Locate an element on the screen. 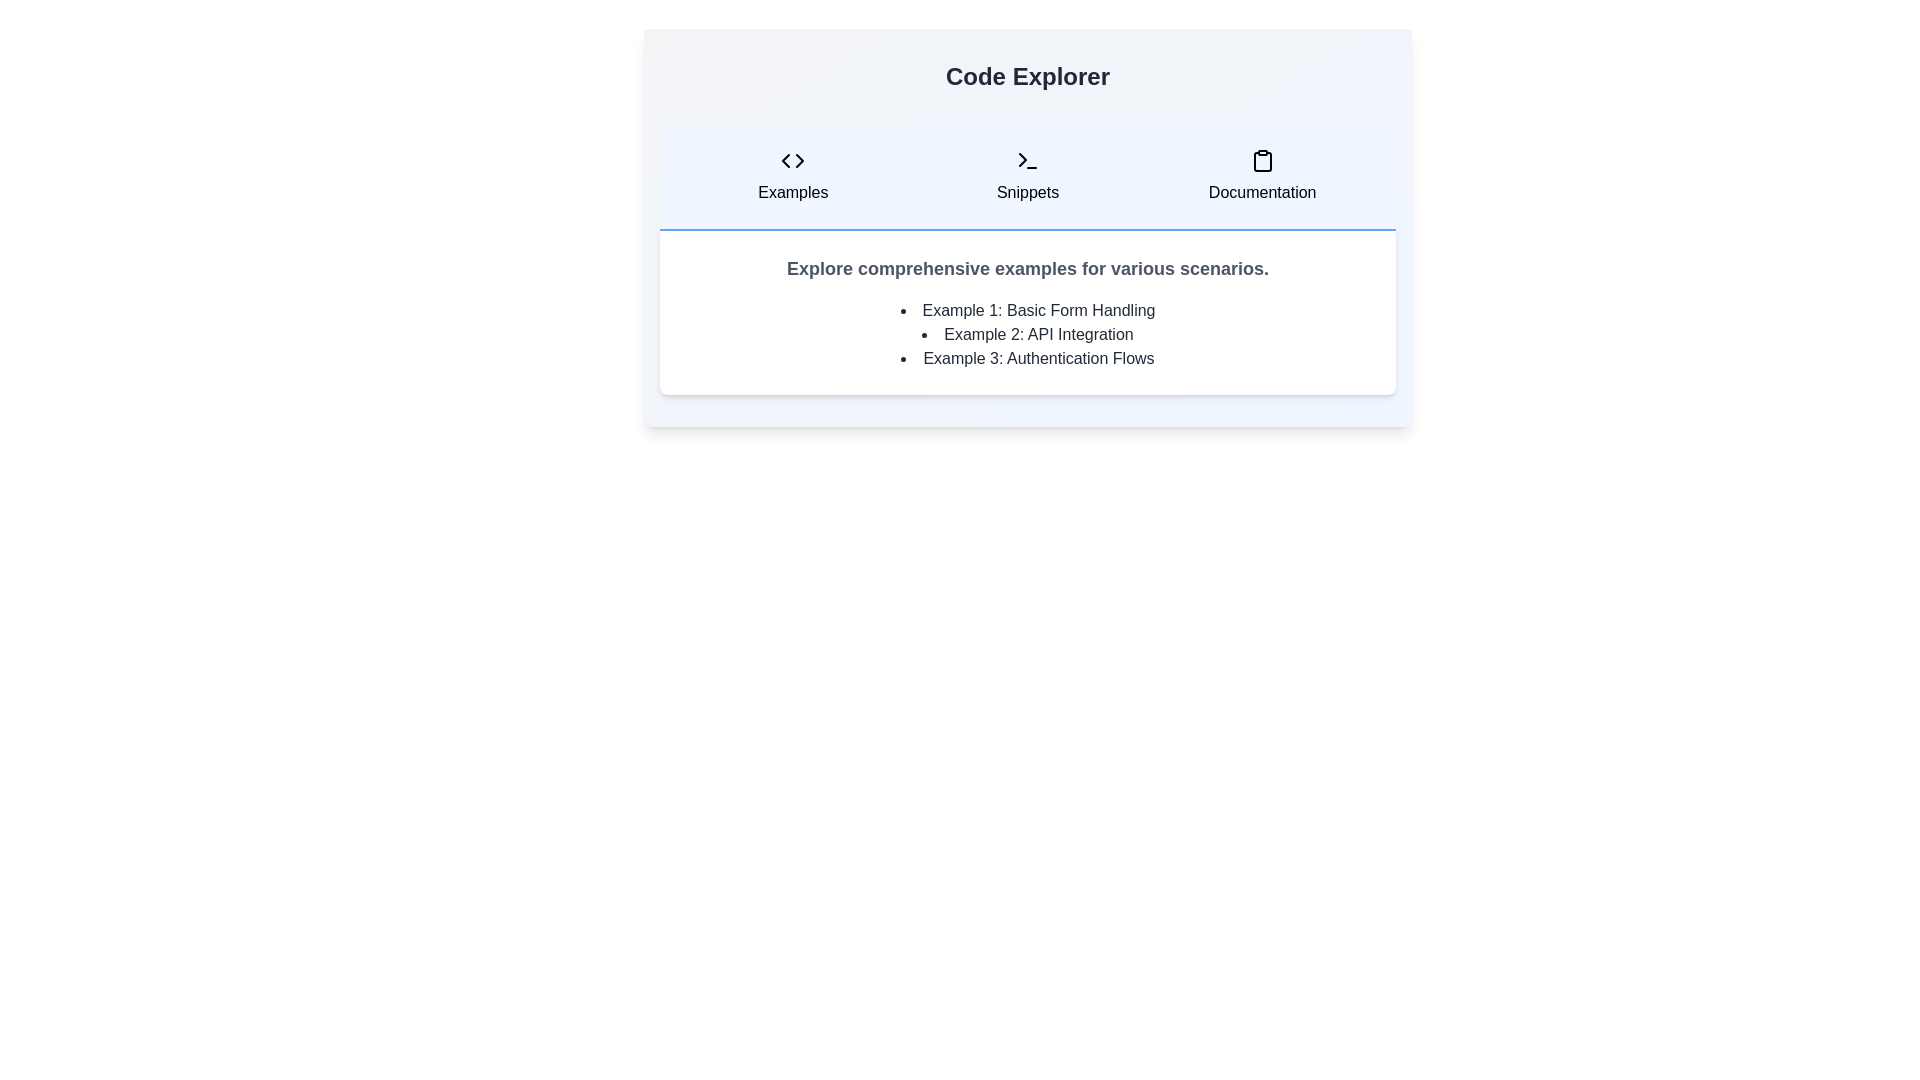 The height and width of the screenshot is (1080, 1920). the SVG terminal icon located in the 'Snippets' tab, which is centered horizontally and features a sideways arrow and horizontal line segment in a minimalistic style is located at coordinates (1027, 160).